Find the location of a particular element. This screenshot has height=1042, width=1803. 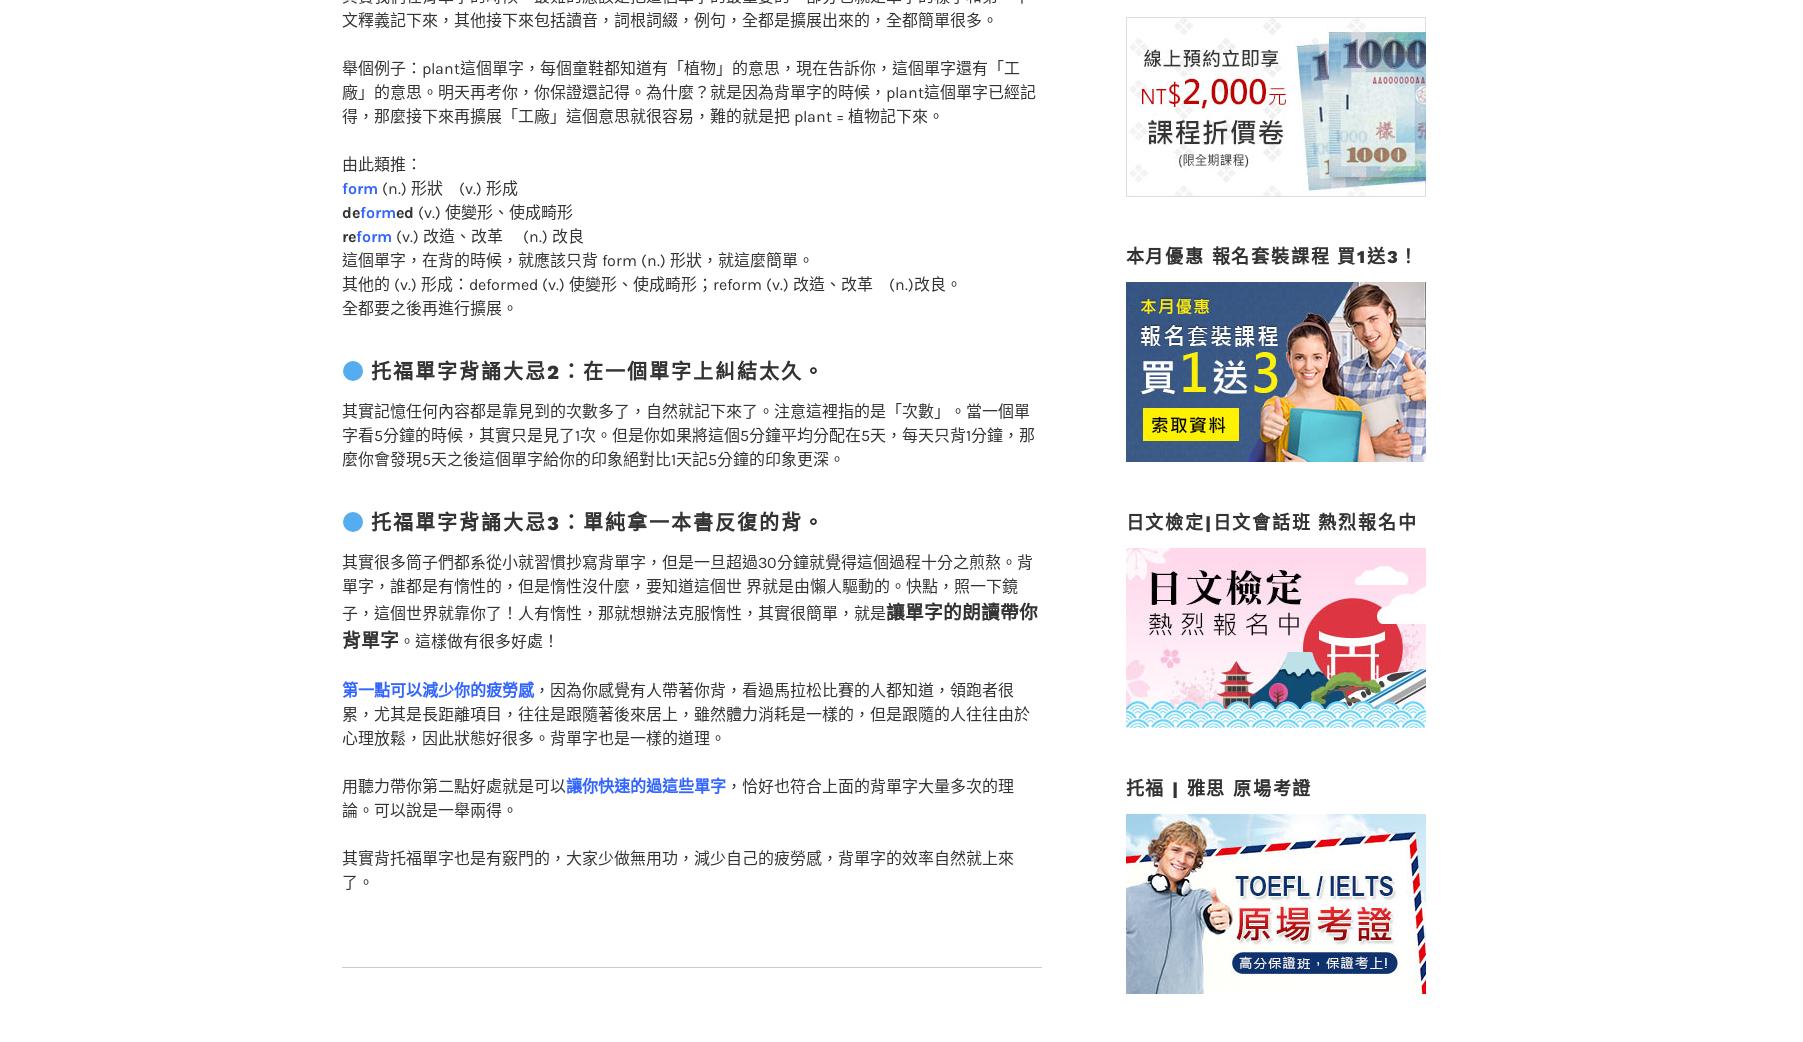

'其他的 (v.) 形成：deformed (v.) 使變形、使成畸形；reform (v.) 改造、改革　(n.)改良。' is located at coordinates (339, 243).